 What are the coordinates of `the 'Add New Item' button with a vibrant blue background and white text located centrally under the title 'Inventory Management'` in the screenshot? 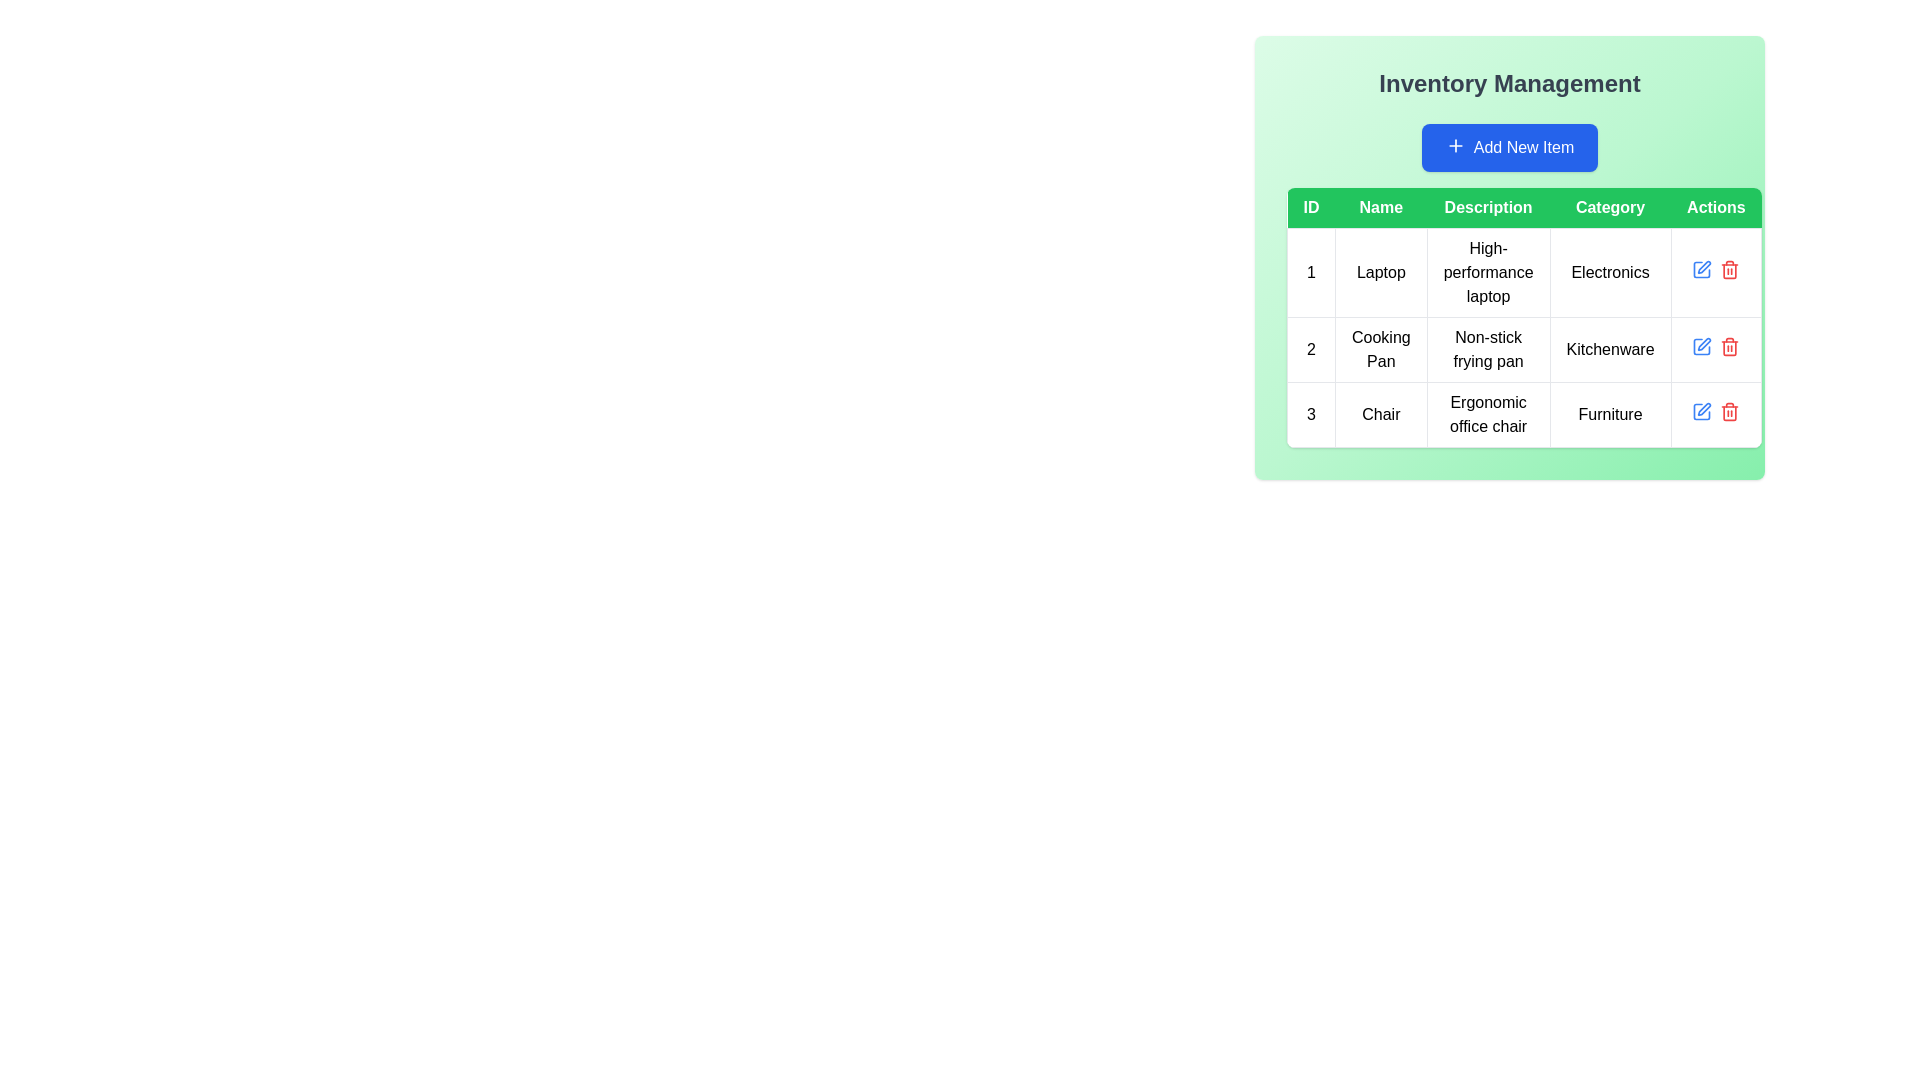 It's located at (1510, 146).